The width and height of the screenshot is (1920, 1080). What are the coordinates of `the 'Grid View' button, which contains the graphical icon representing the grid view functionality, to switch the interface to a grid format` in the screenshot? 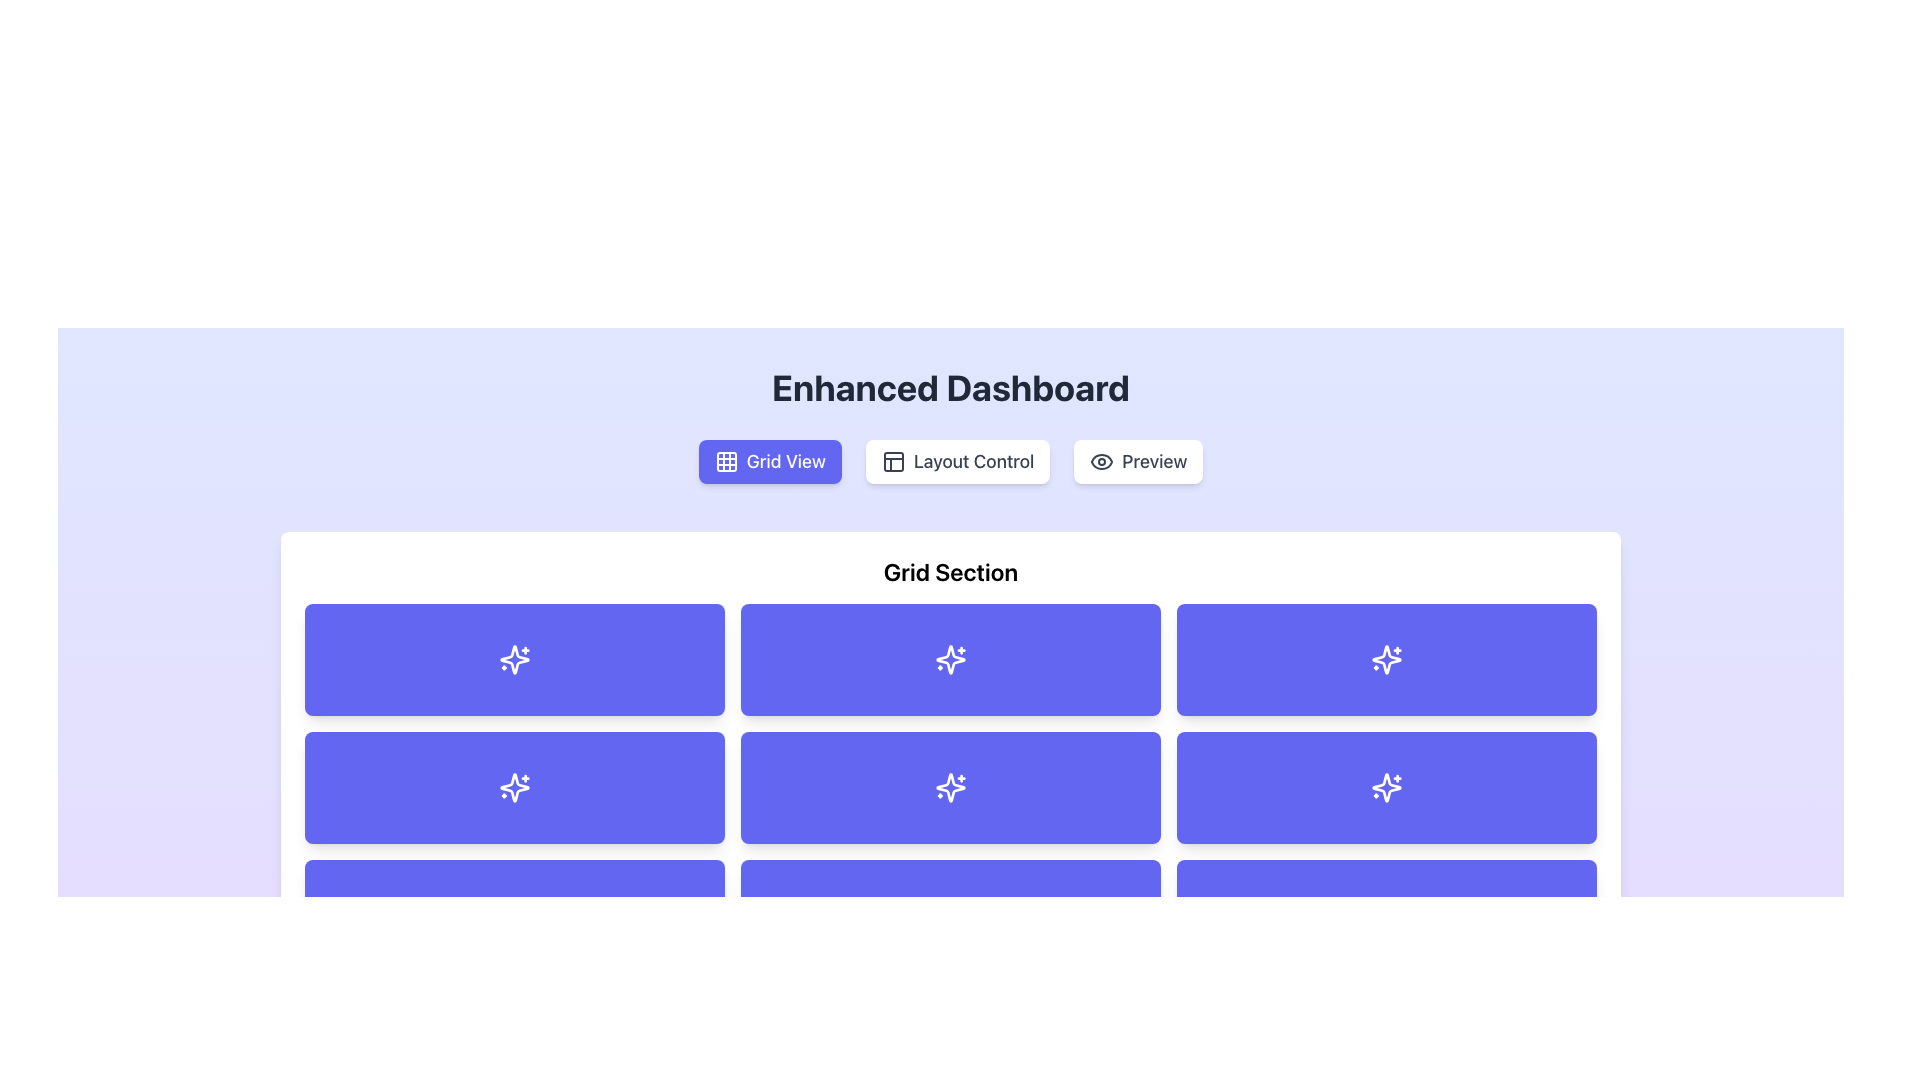 It's located at (725, 462).